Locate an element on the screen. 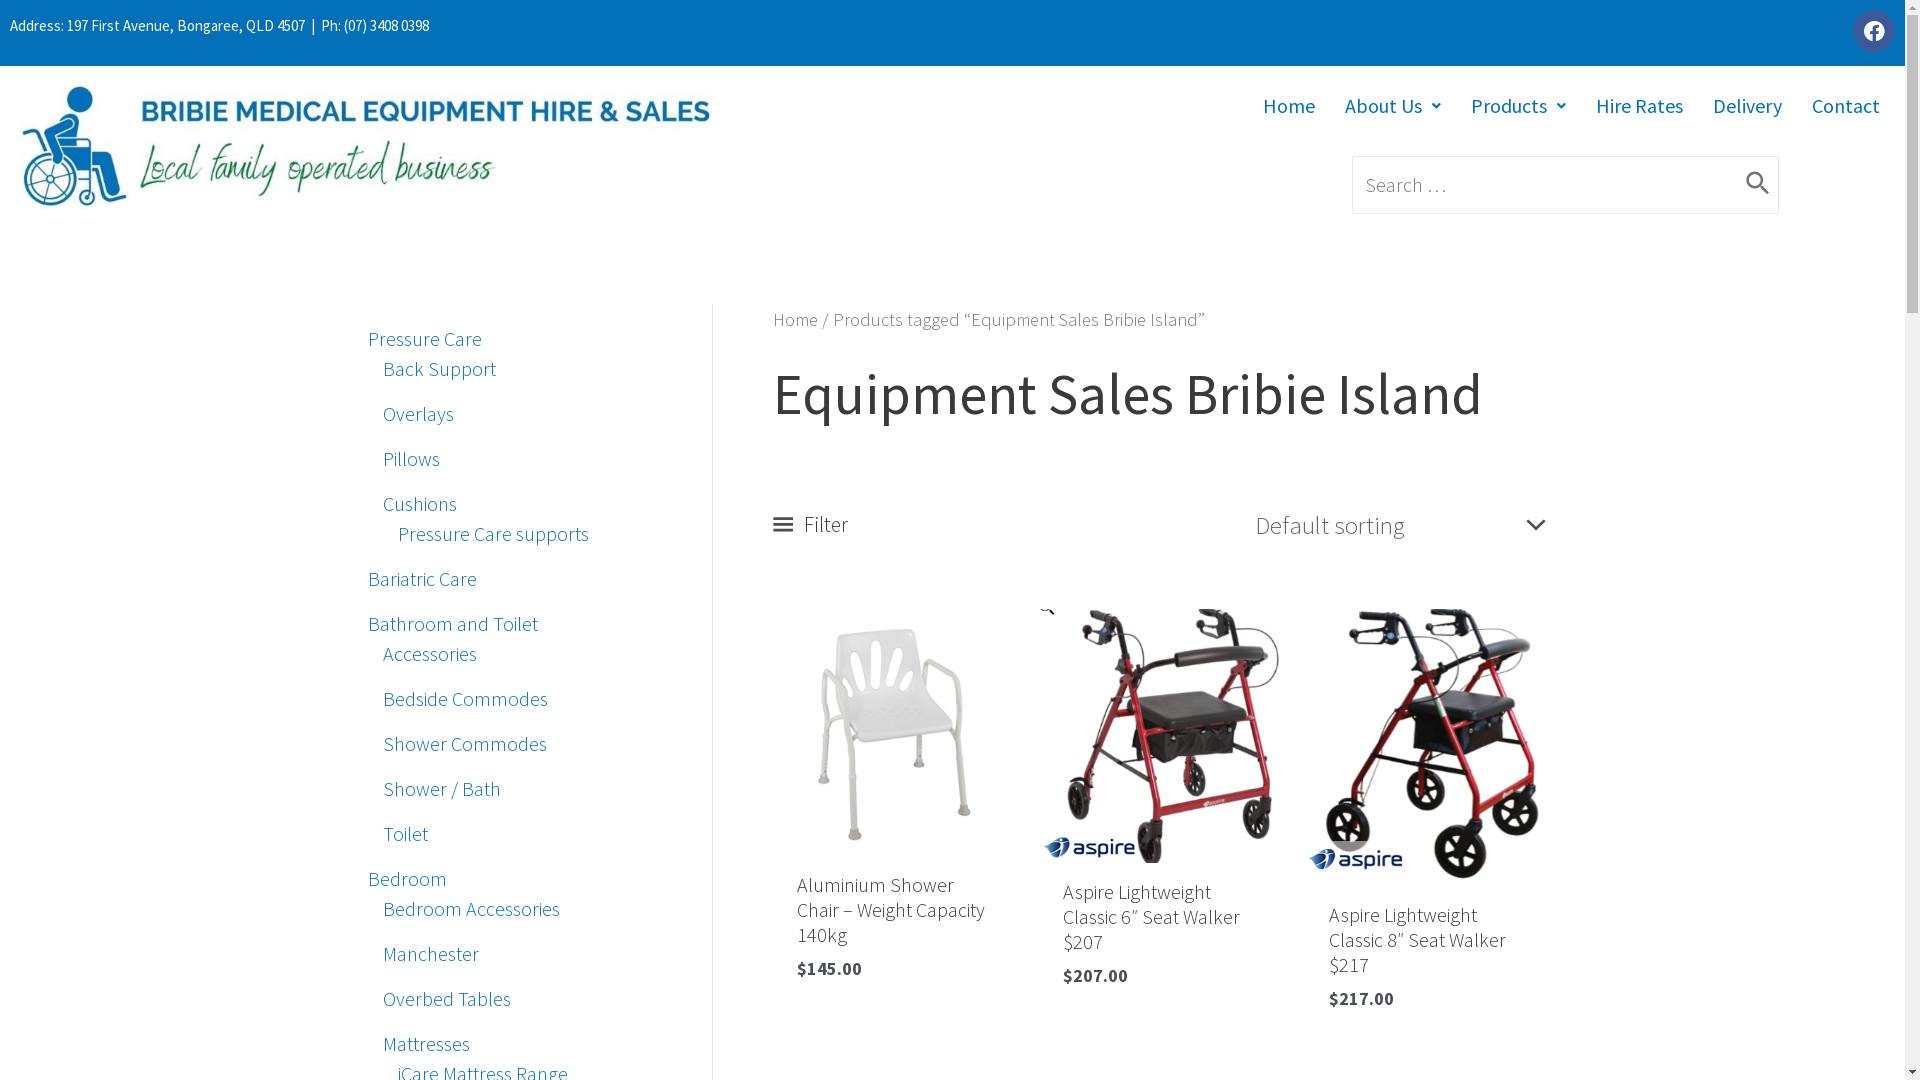 The height and width of the screenshot is (1080, 1920). 'Overbed Tables' is located at coordinates (445, 998).